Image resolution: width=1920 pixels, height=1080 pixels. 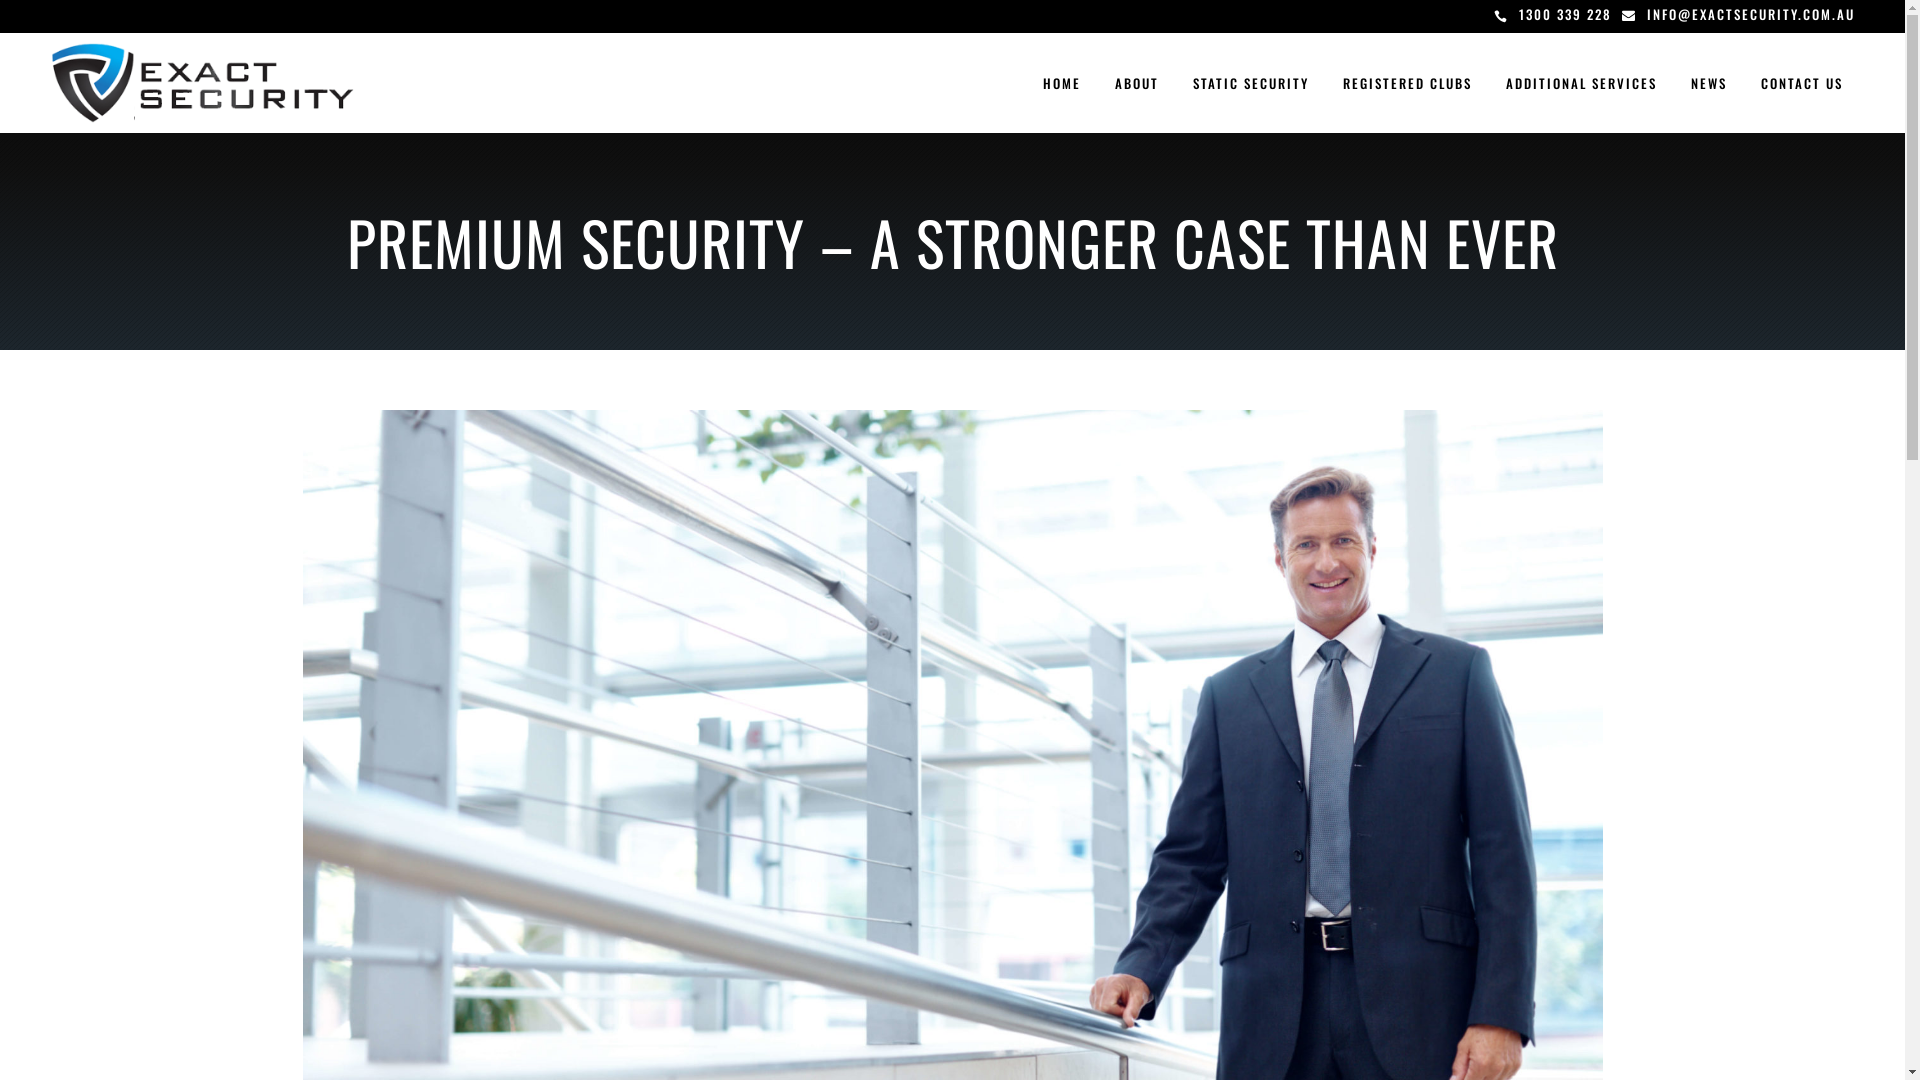 I want to click on 'NEWS', so click(x=1707, y=82).